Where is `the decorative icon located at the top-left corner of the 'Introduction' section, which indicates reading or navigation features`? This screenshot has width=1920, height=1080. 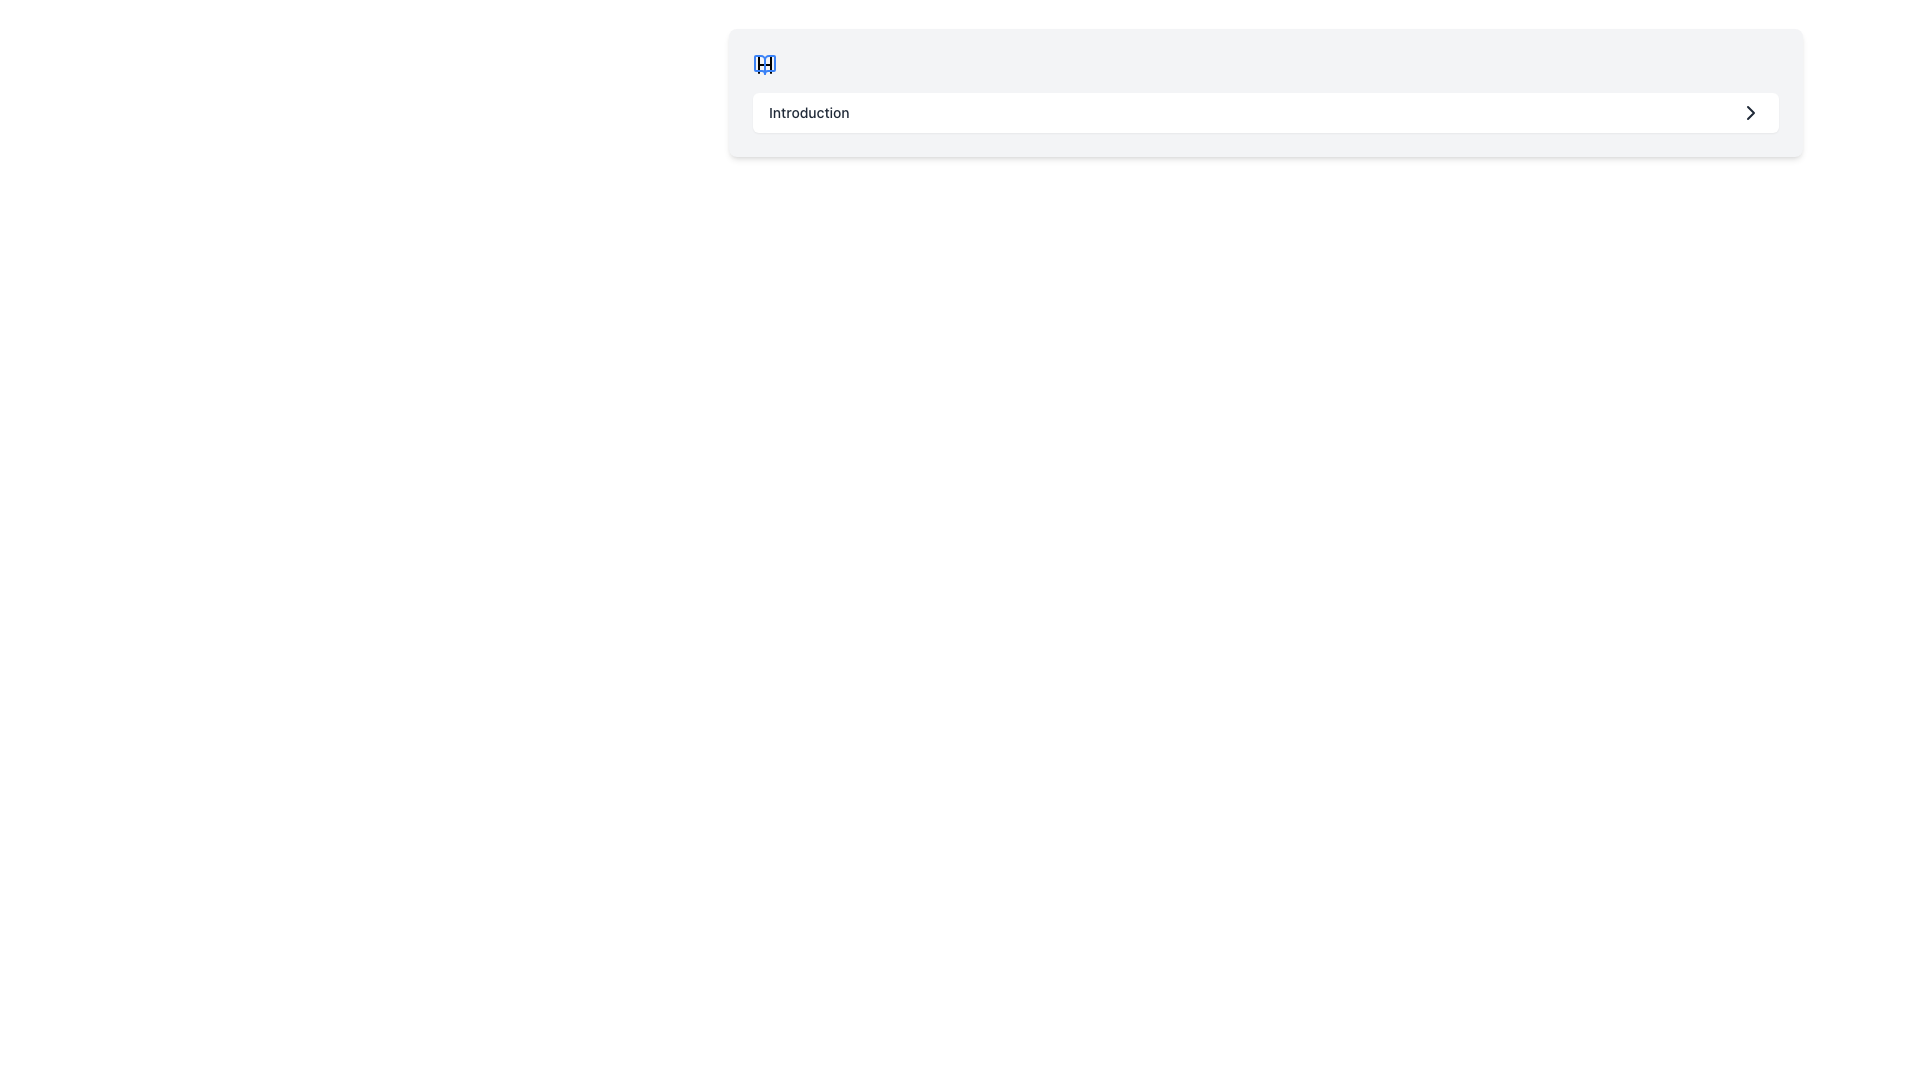
the decorative icon located at the top-left corner of the 'Introduction' section, which indicates reading or navigation features is located at coordinates (763, 64).